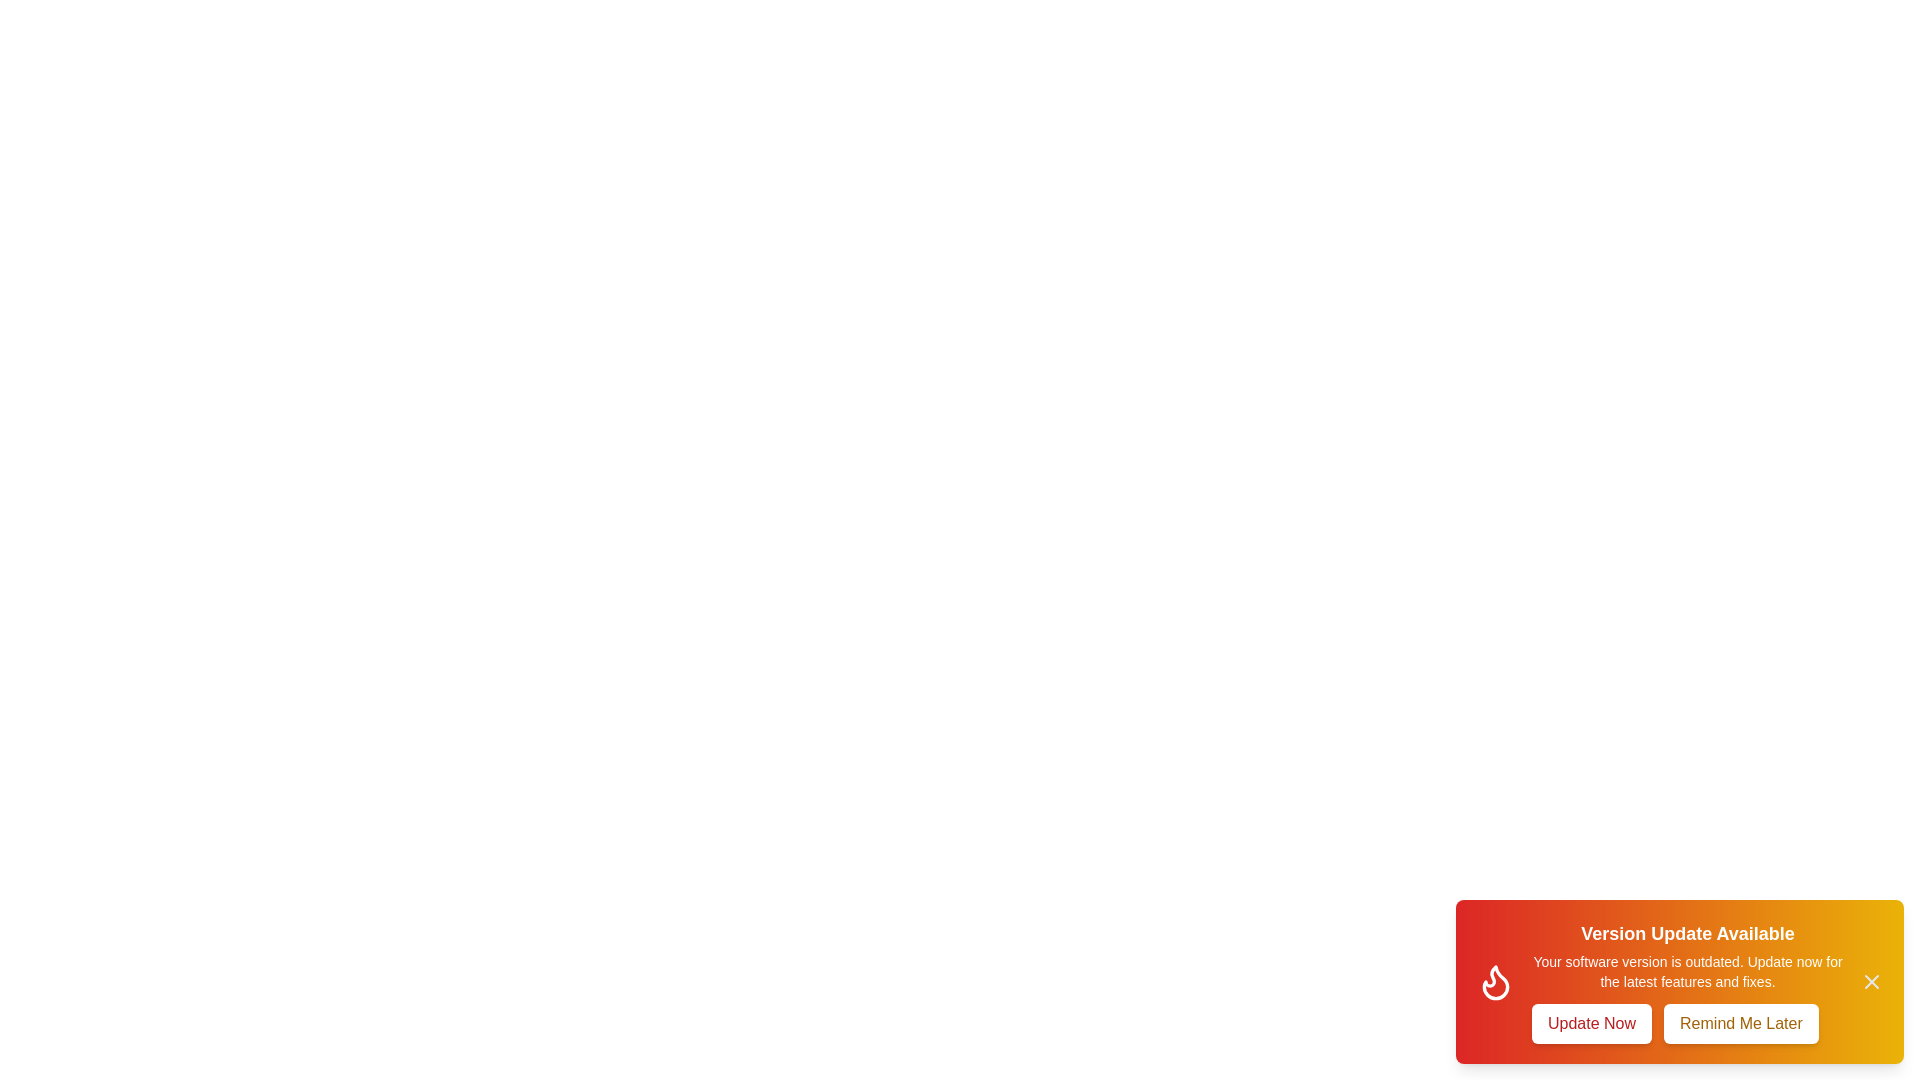 This screenshot has height=1080, width=1920. I want to click on the 'Update Now' button to trigger the update action, so click(1591, 1023).